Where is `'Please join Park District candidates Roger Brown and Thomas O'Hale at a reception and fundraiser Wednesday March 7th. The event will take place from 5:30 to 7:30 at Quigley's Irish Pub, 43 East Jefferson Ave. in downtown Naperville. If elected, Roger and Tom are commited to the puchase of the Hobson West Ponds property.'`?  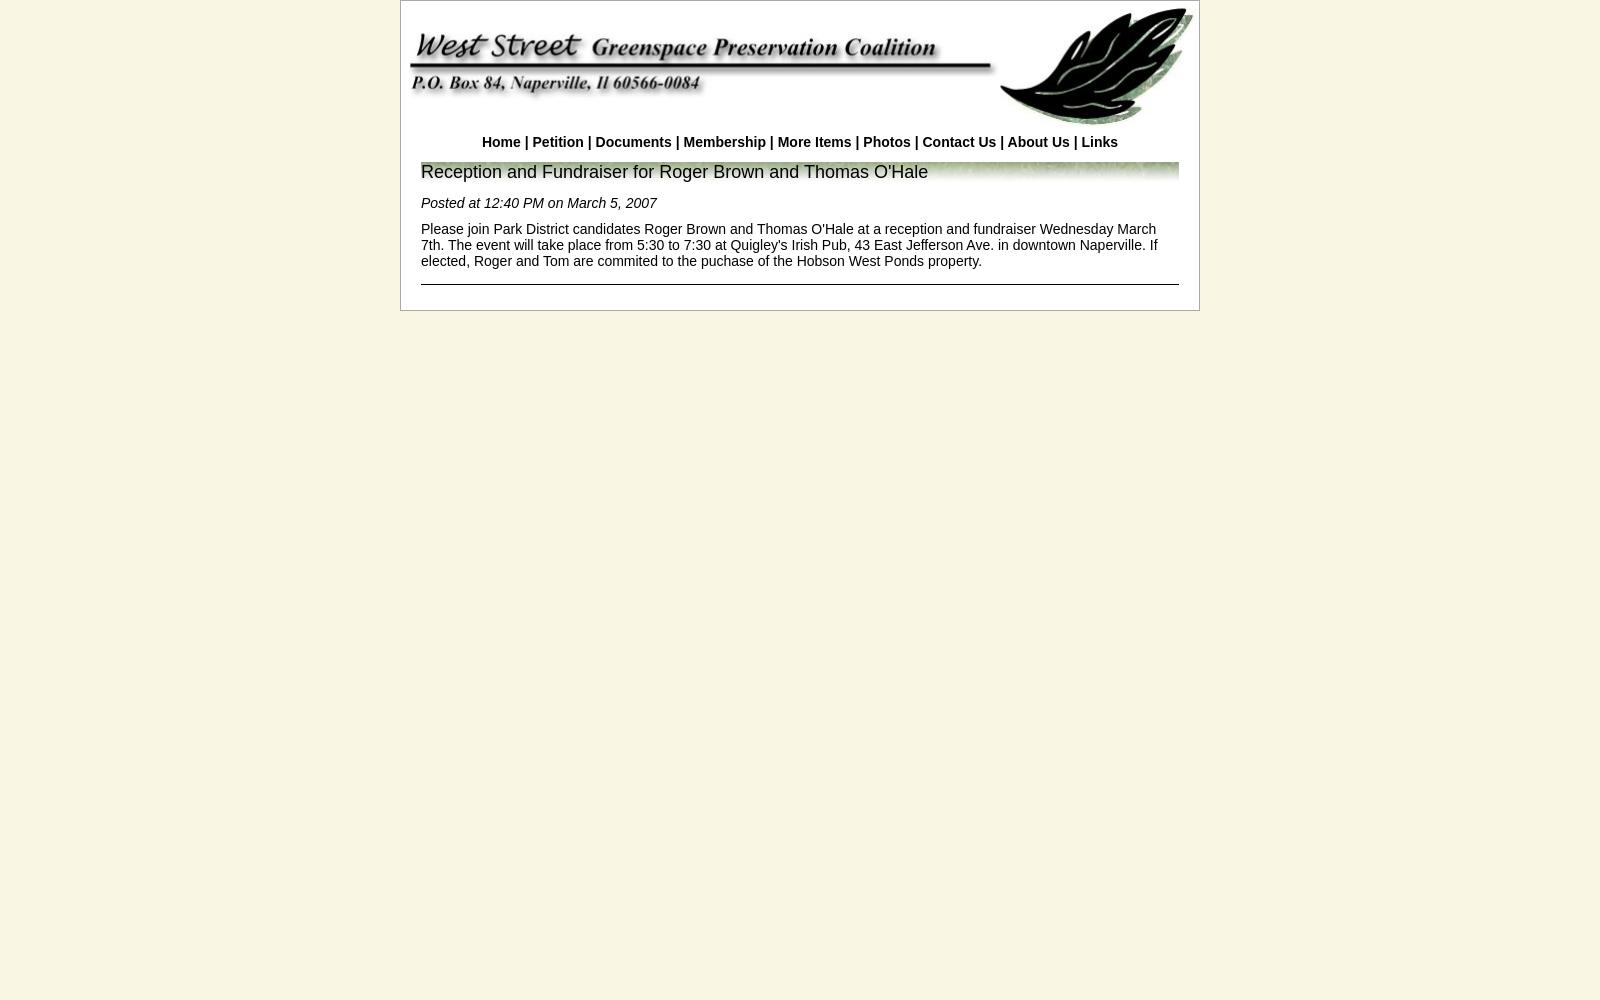 'Please join Park District candidates Roger Brown and Thomas O'Hale at a reception and fundraiser Wednesday March 7th. The event will take place from 5:30 to 7:30 at Quigley's Irish Pub, 43 East Jefferson Ave. in downtown Naperville. If elected, Roger and Tom are commited to the puchase of the Hobson West Ponds property.' is located at coordinates (419, 244).